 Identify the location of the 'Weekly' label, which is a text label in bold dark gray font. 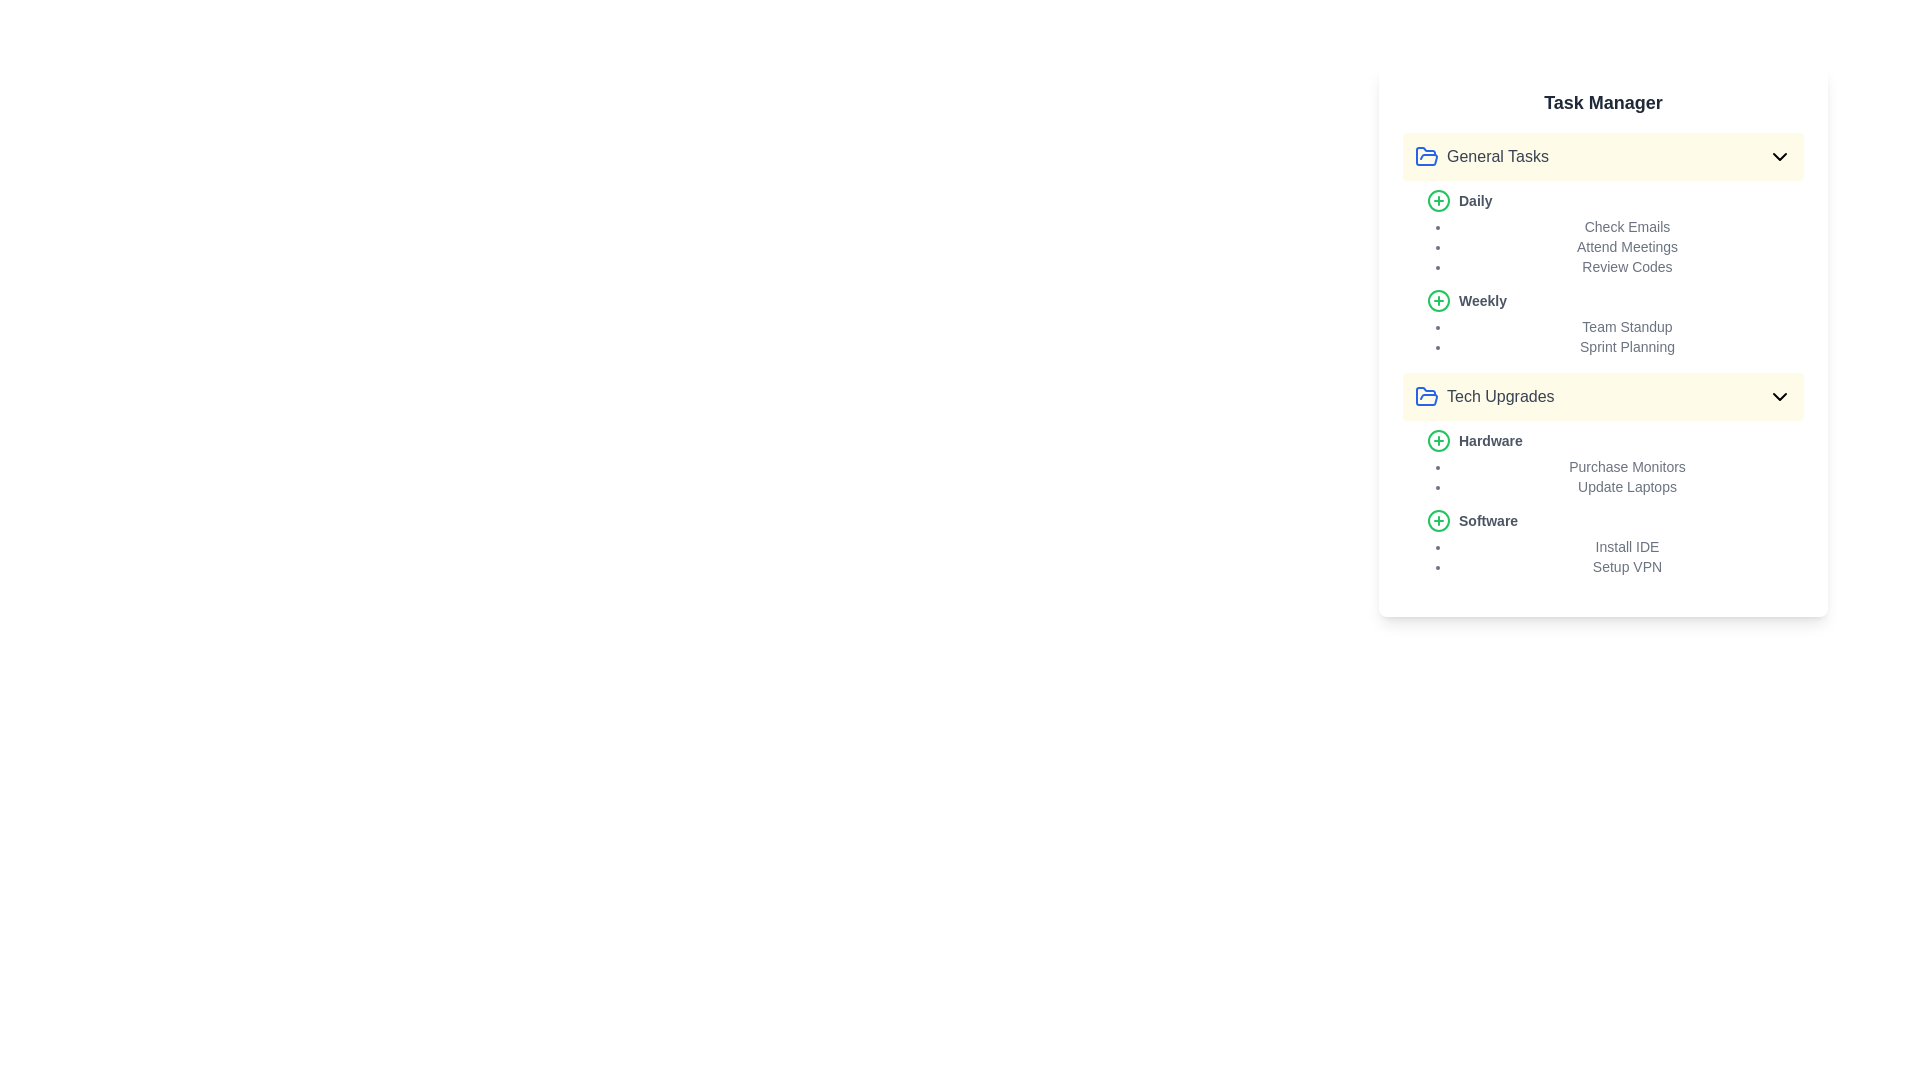
(1483, 300).